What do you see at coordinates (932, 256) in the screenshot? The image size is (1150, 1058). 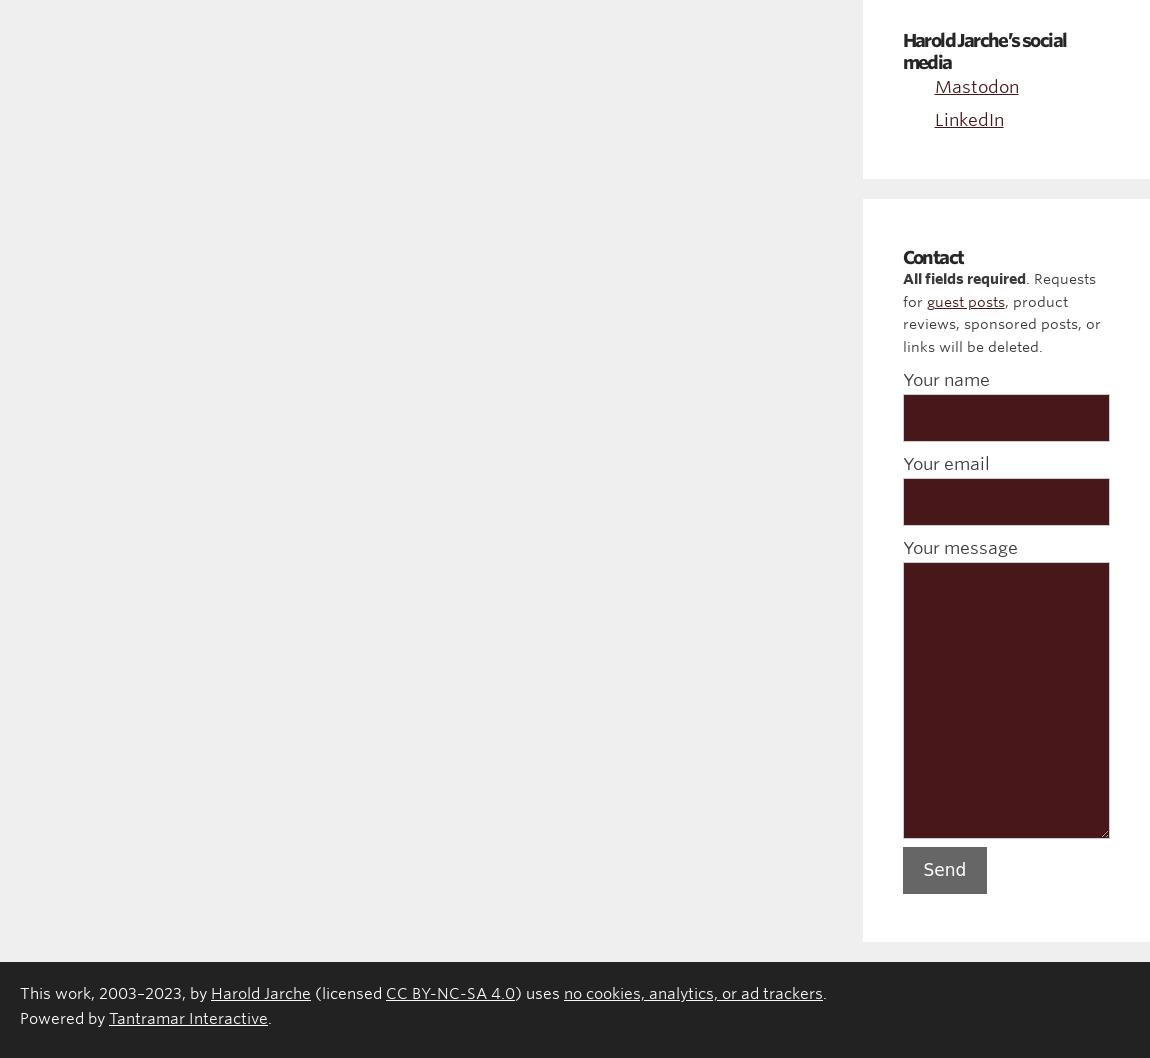 I see `'Contact'` at bounding box center [932, 256].